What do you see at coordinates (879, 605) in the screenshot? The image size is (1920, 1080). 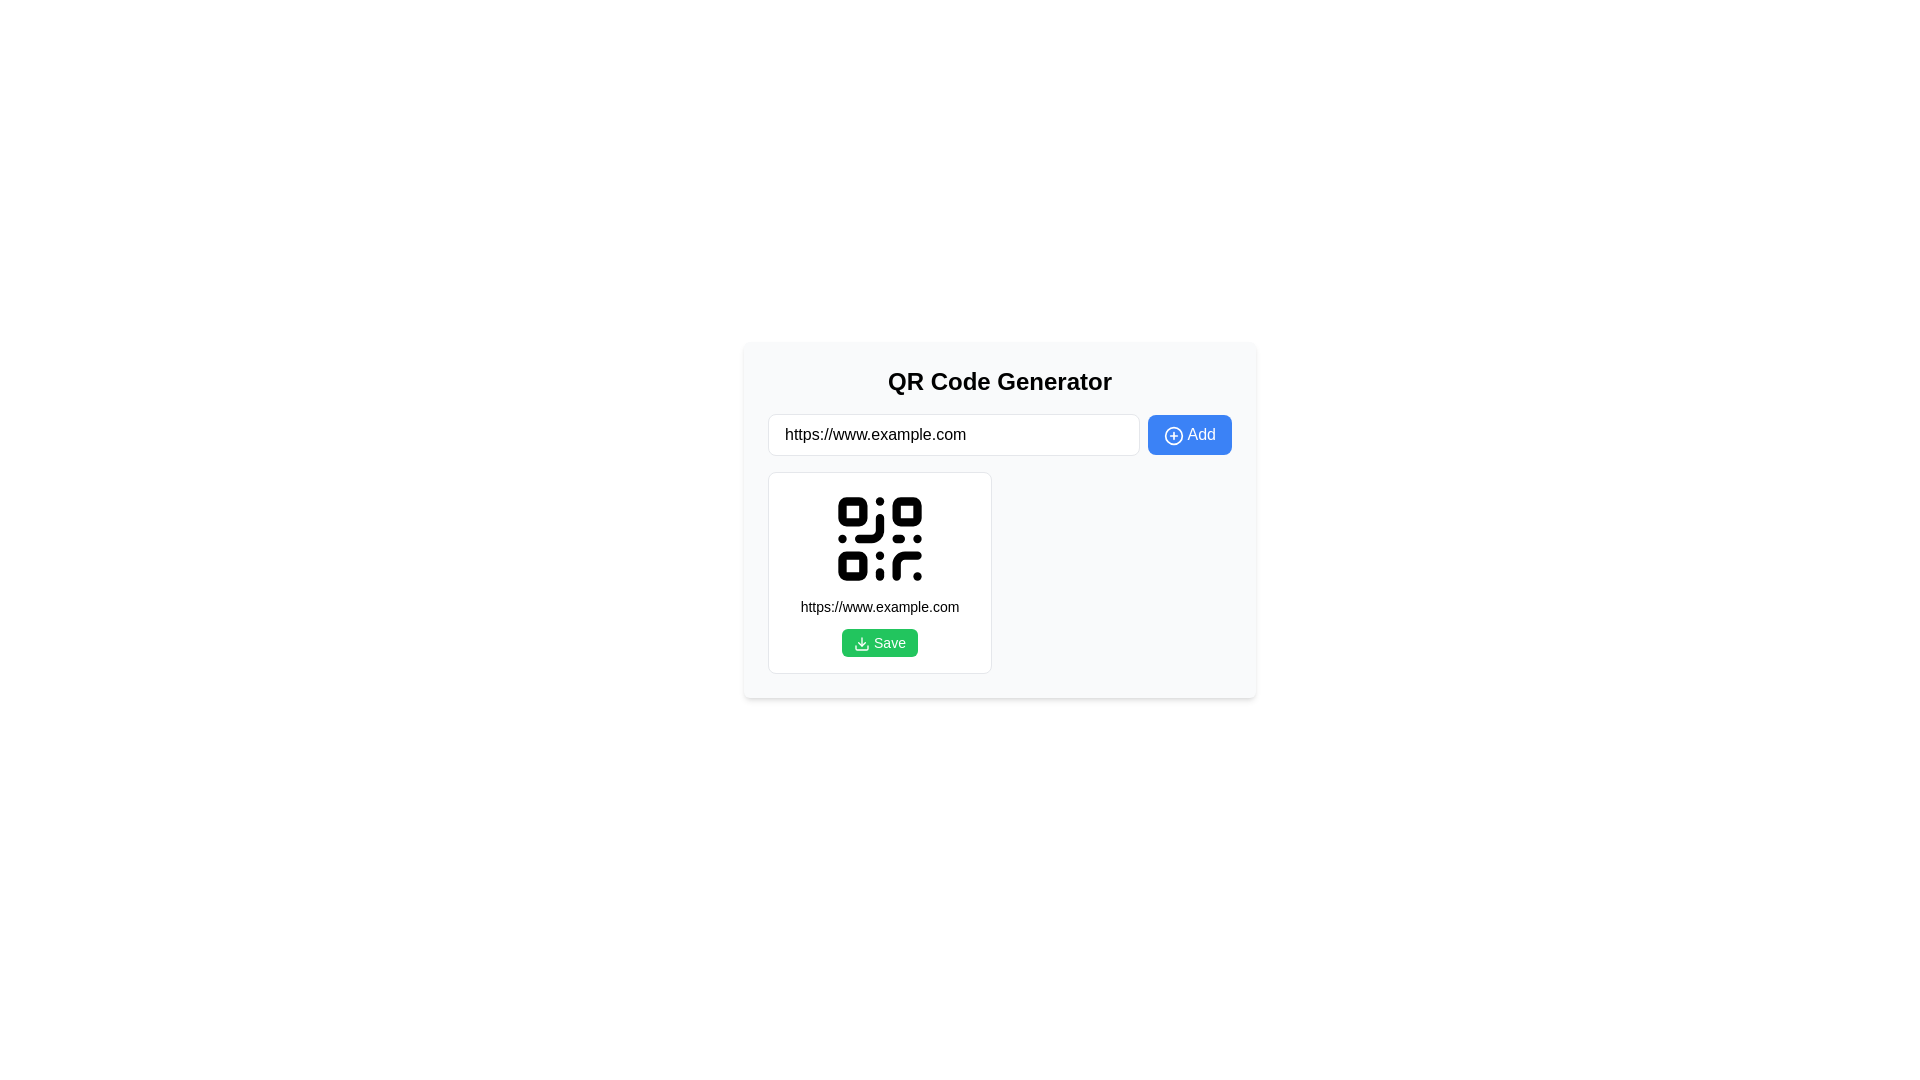 I see `the text label that presents the URL, located below the QR code image and above the 'Save' button, to trigger potential hover effects` at bounding box center [879, 605].